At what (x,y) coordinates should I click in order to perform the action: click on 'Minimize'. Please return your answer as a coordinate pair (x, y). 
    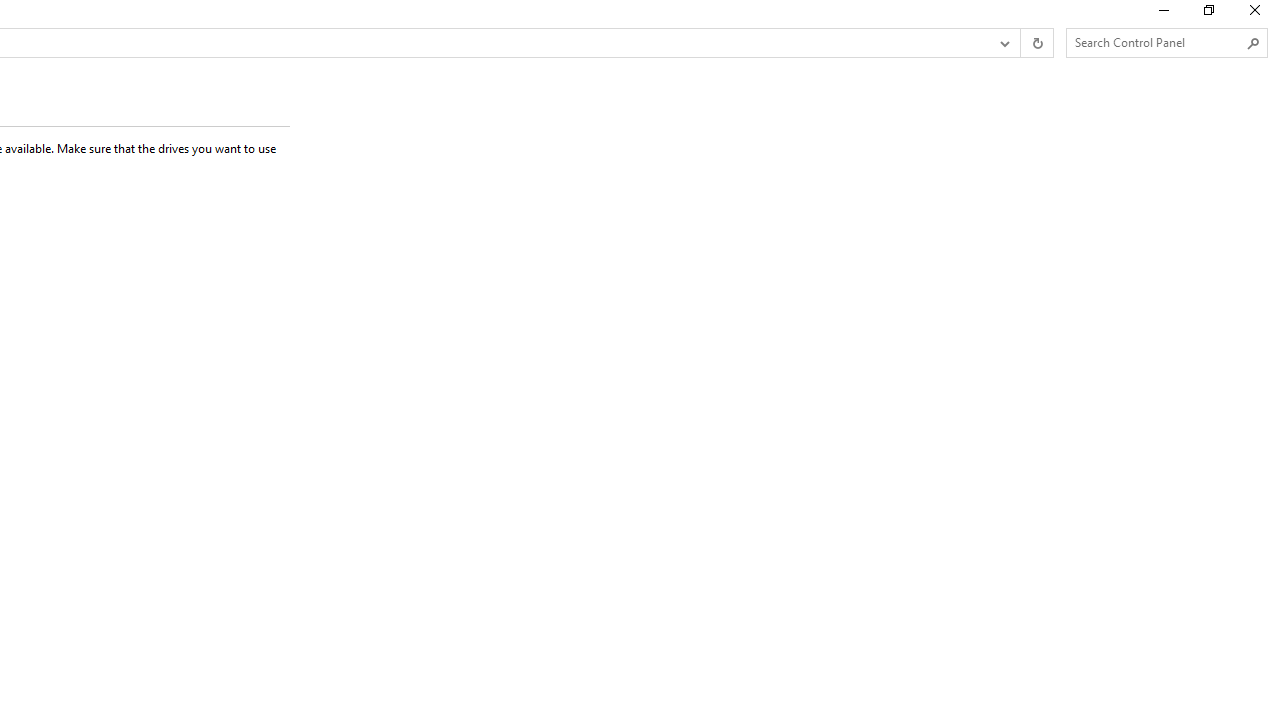
    Looking at the image, I should click on (1162, 15).